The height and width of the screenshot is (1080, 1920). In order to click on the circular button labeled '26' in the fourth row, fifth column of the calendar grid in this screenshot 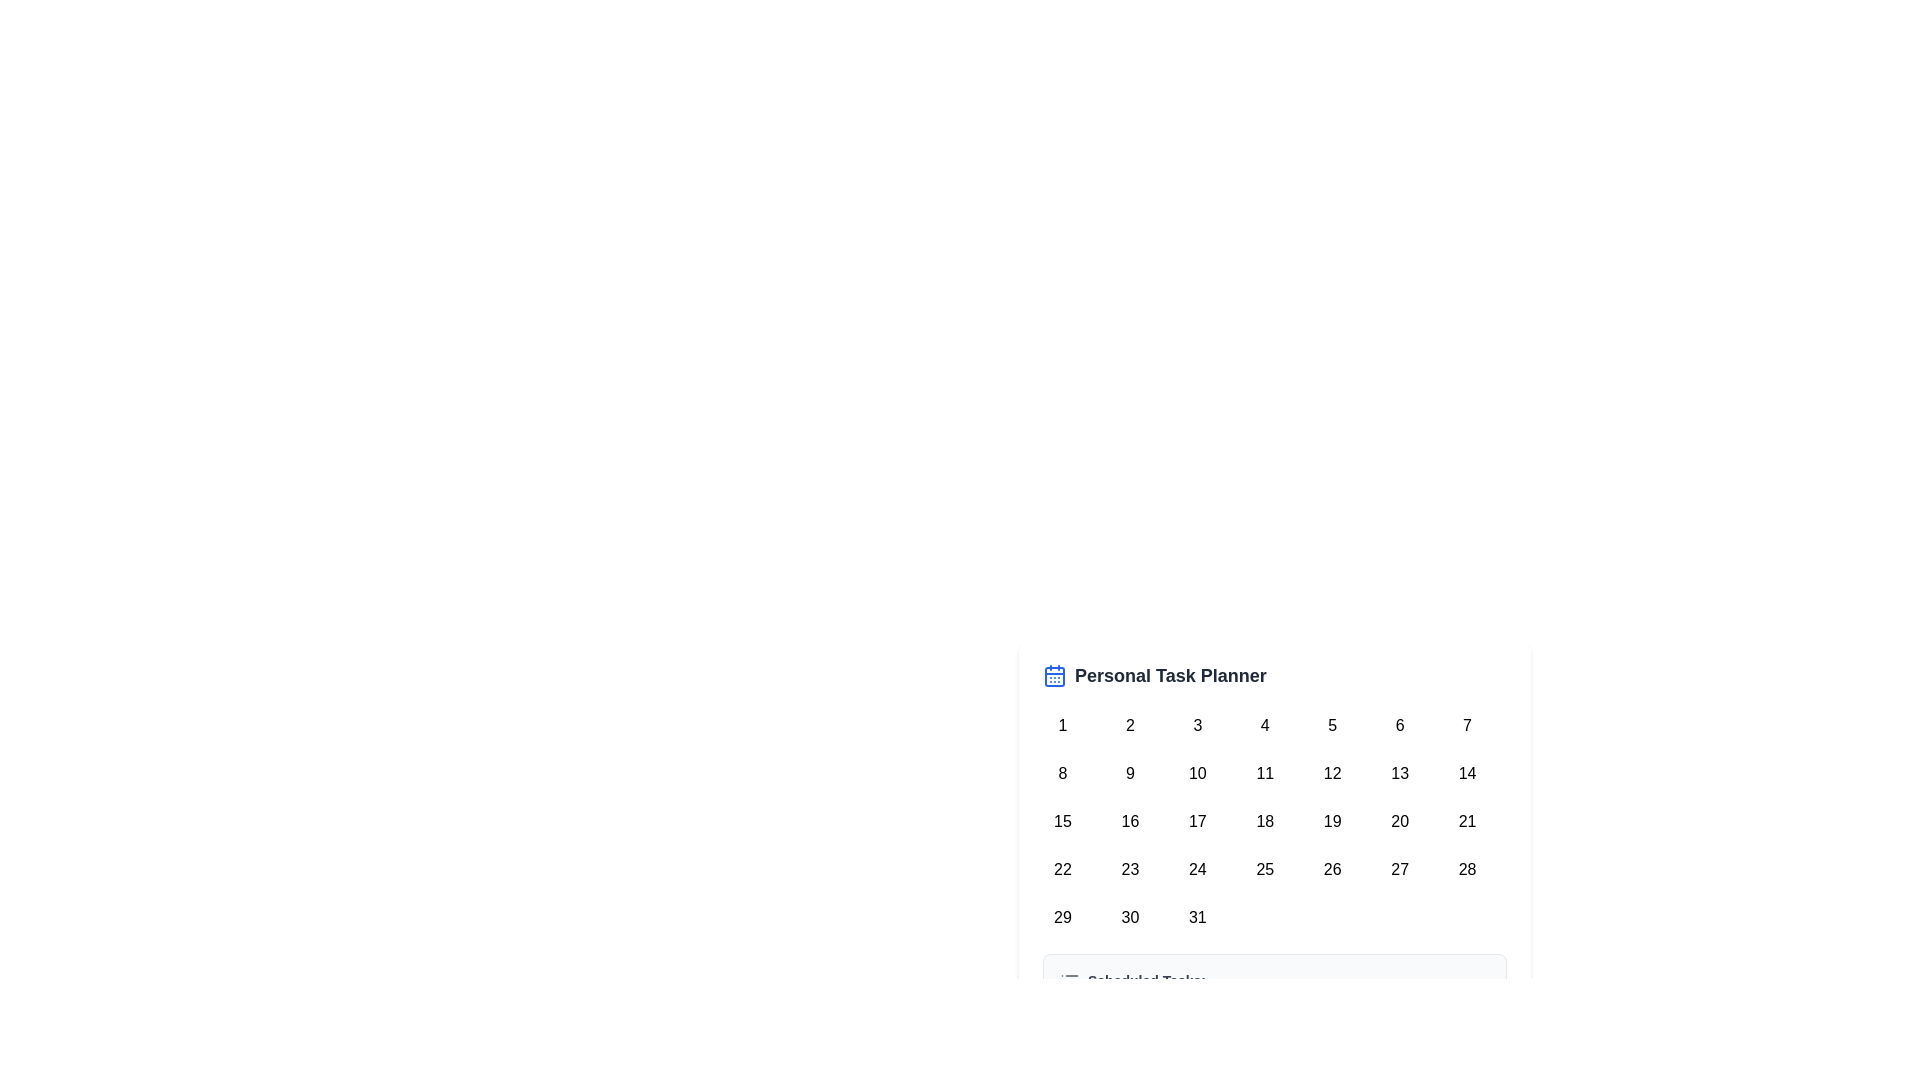, I will do `click(1332, 869)`.